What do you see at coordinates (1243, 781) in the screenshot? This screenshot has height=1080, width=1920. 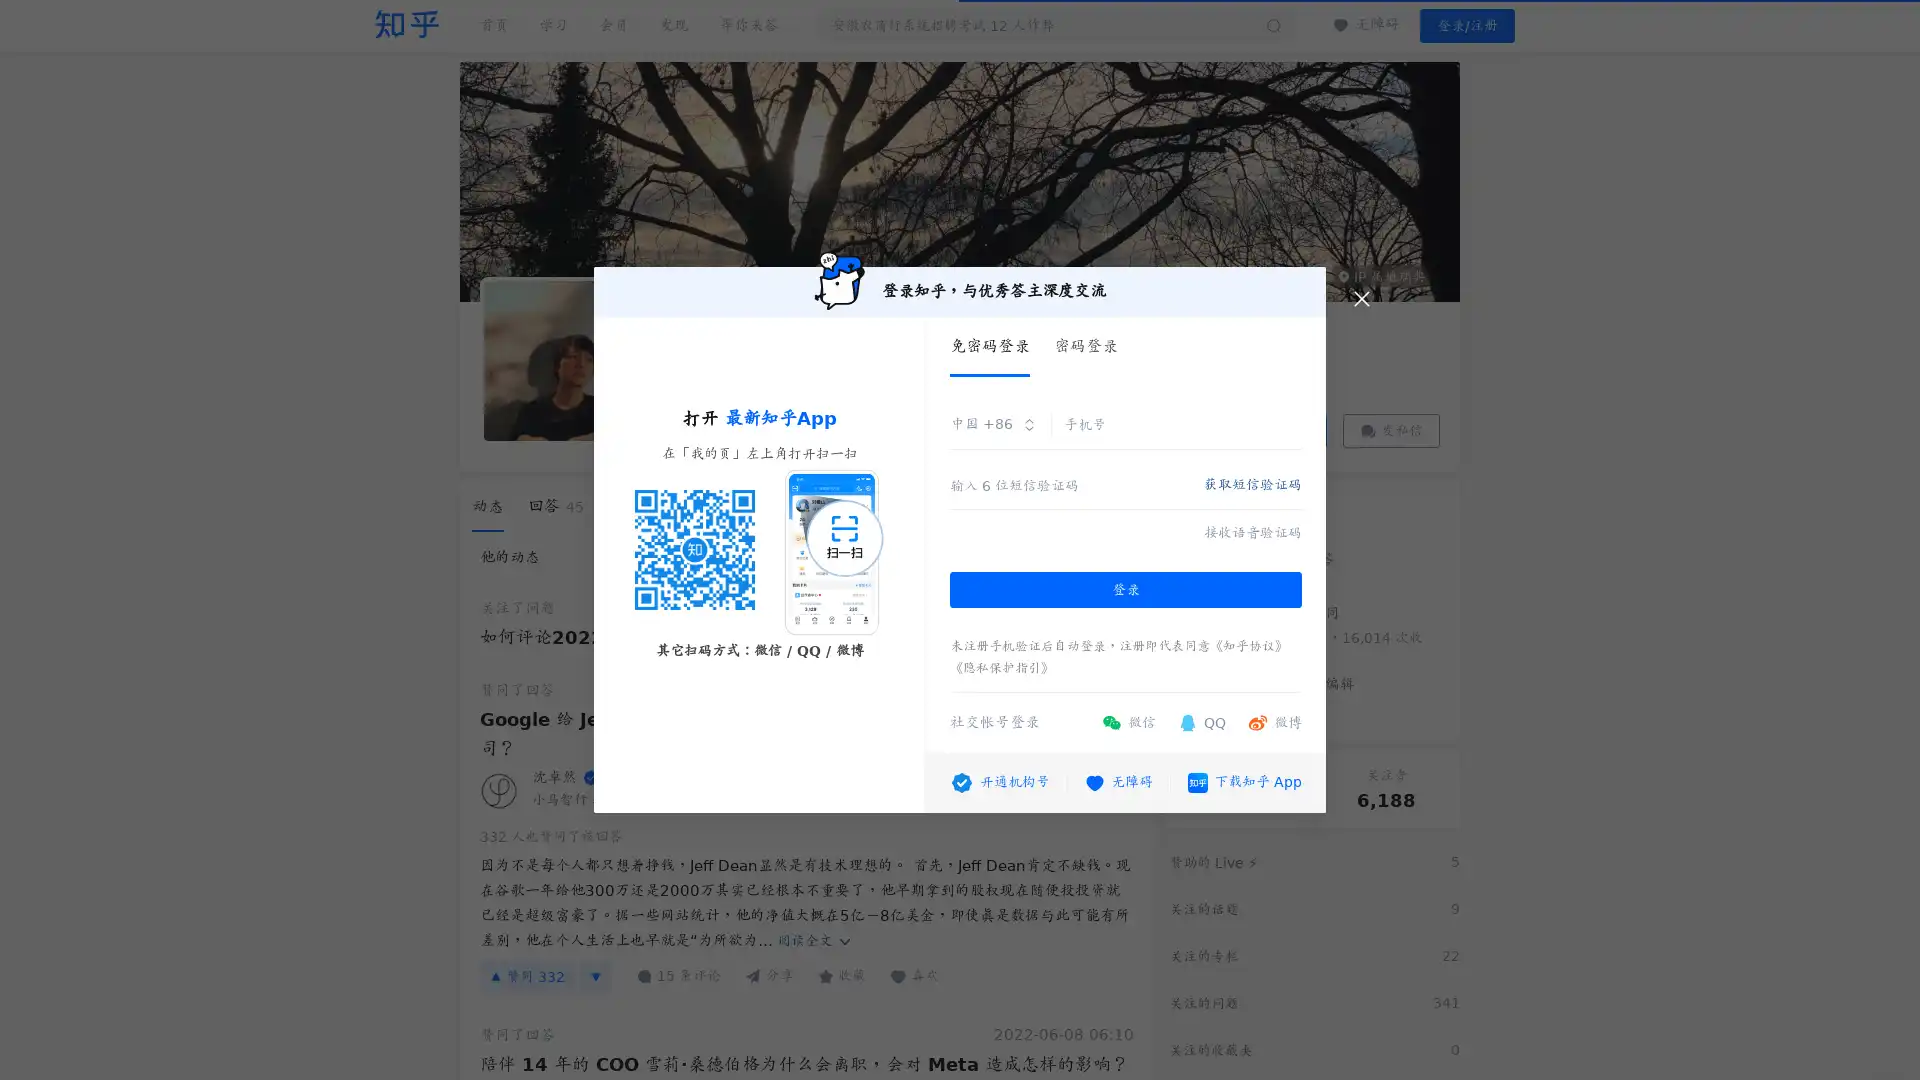 I see `App` at bounding box center [1243, 781].